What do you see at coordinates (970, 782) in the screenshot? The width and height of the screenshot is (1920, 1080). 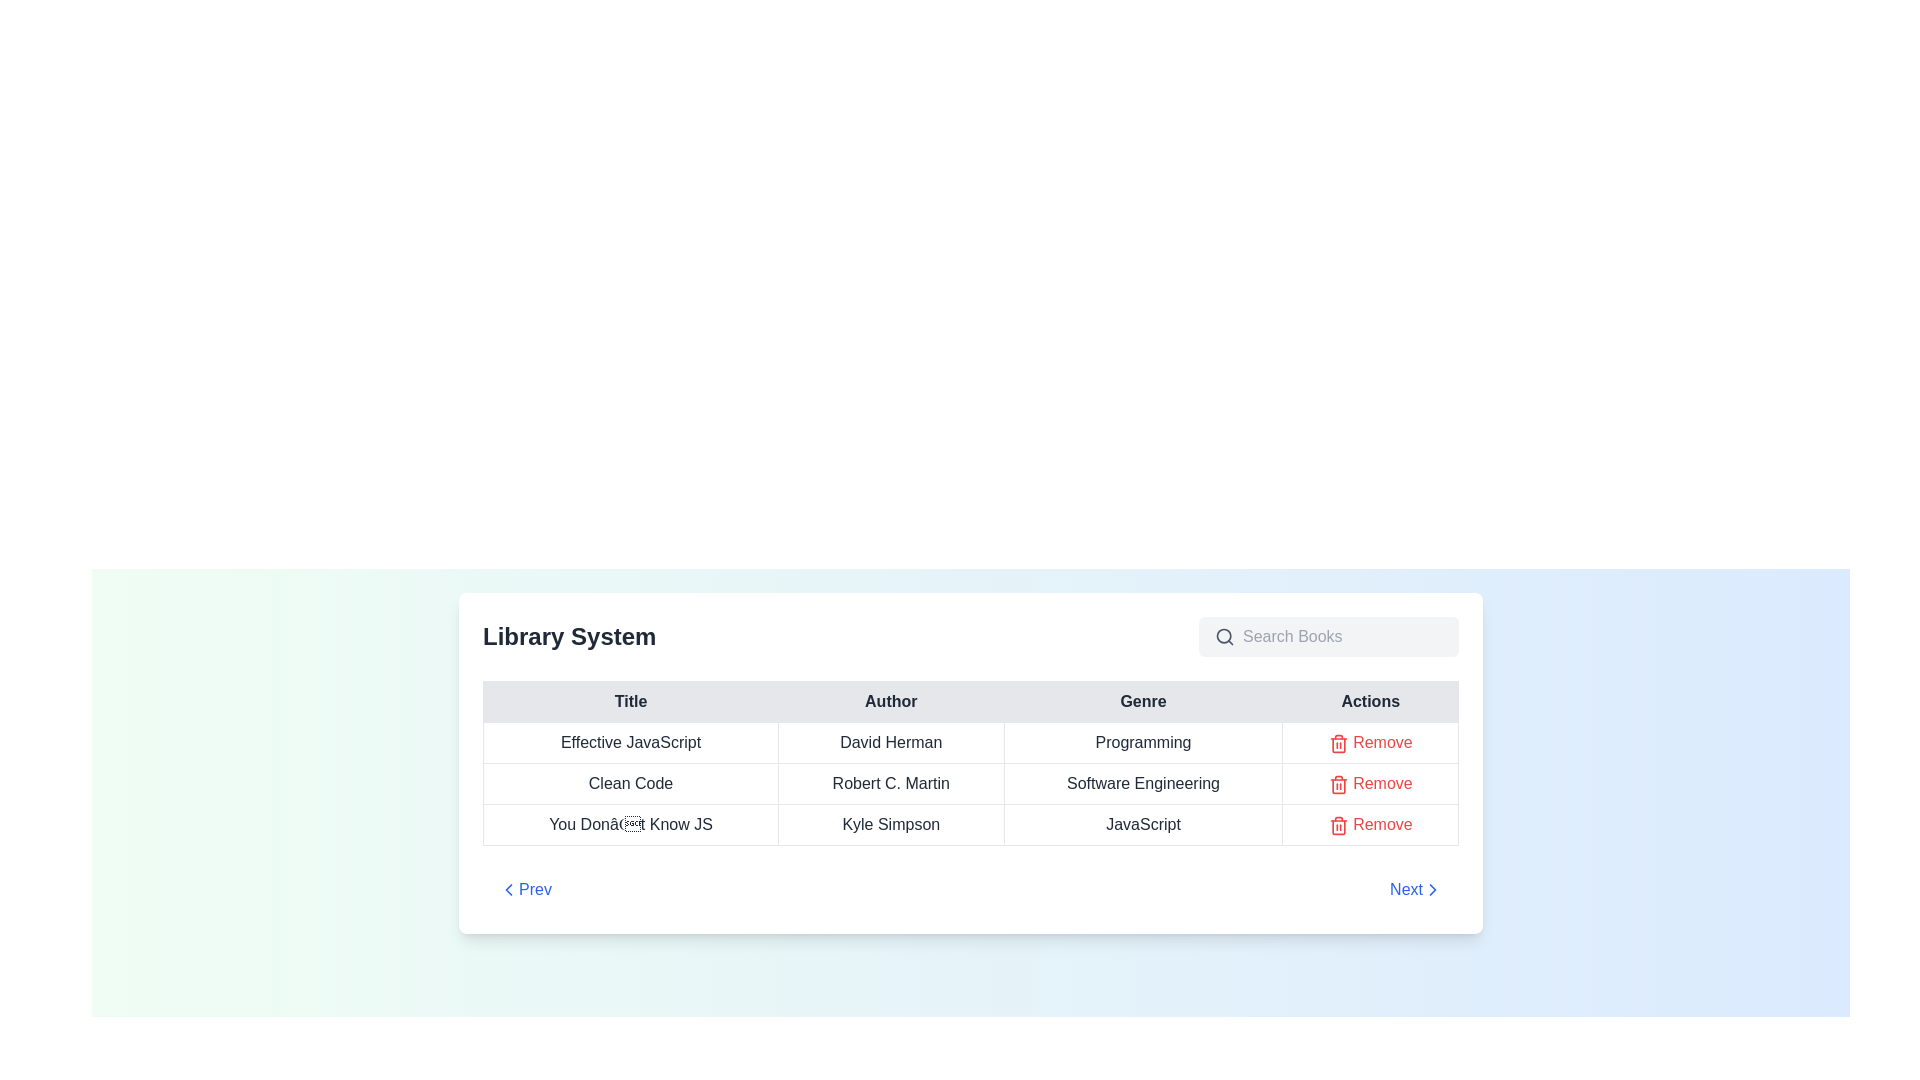 I see `the second row of the table displaying information about the book 'Clean Code' by Robert C. Martin, which includes a 'Remove' action button` at bounding box center [970, 782].